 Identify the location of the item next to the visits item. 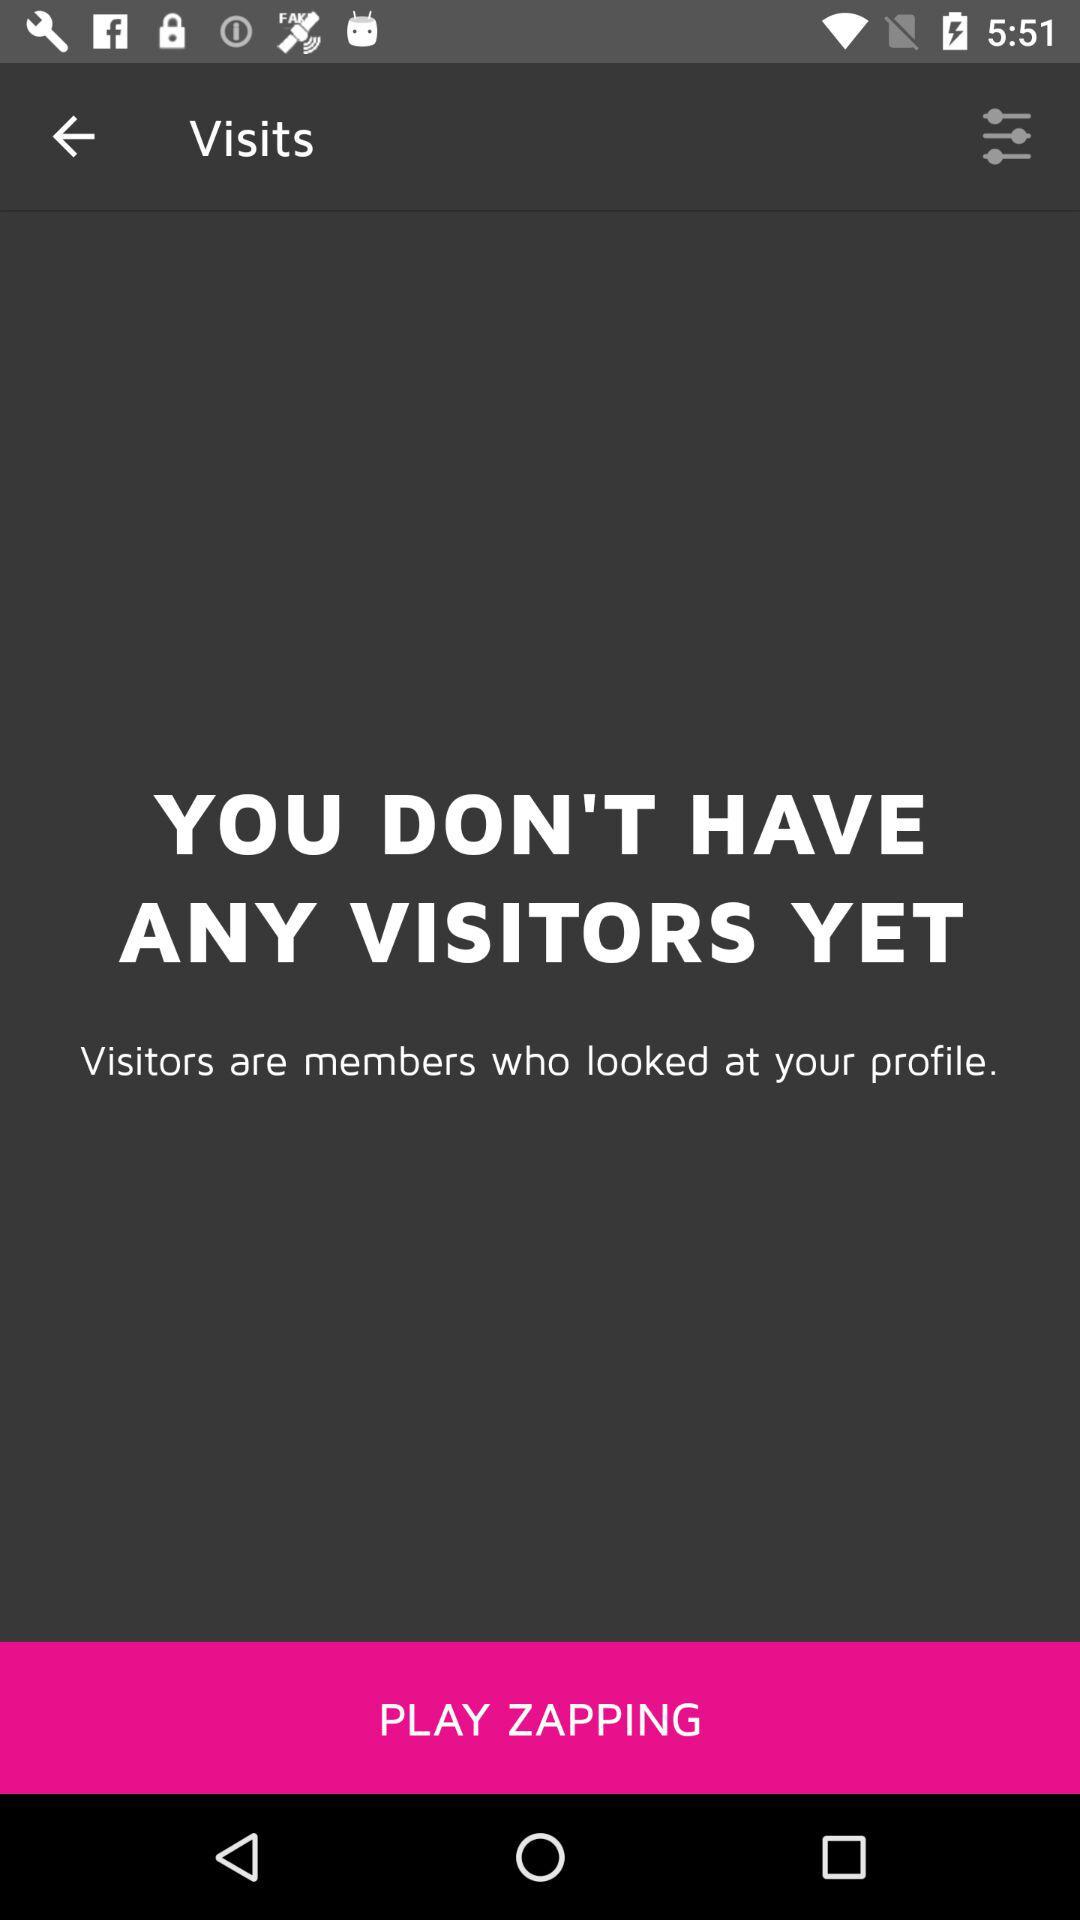
(72, 135).